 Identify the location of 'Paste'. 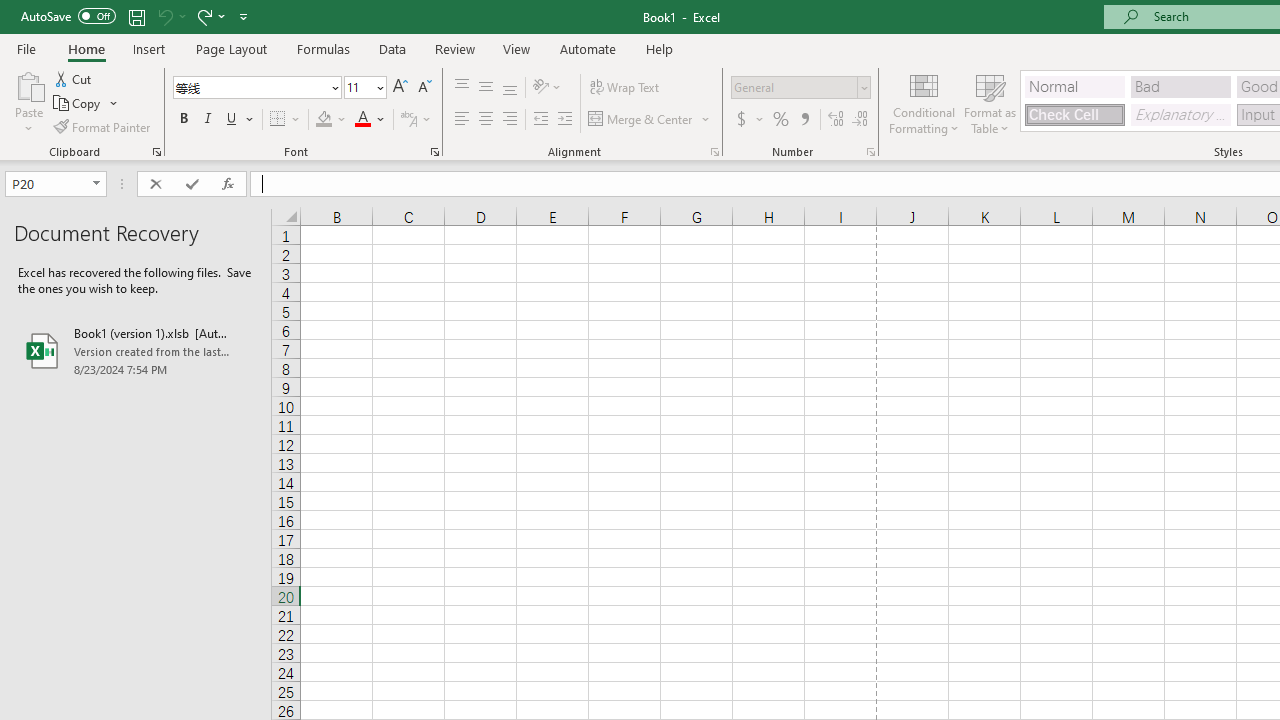
(28, 84).